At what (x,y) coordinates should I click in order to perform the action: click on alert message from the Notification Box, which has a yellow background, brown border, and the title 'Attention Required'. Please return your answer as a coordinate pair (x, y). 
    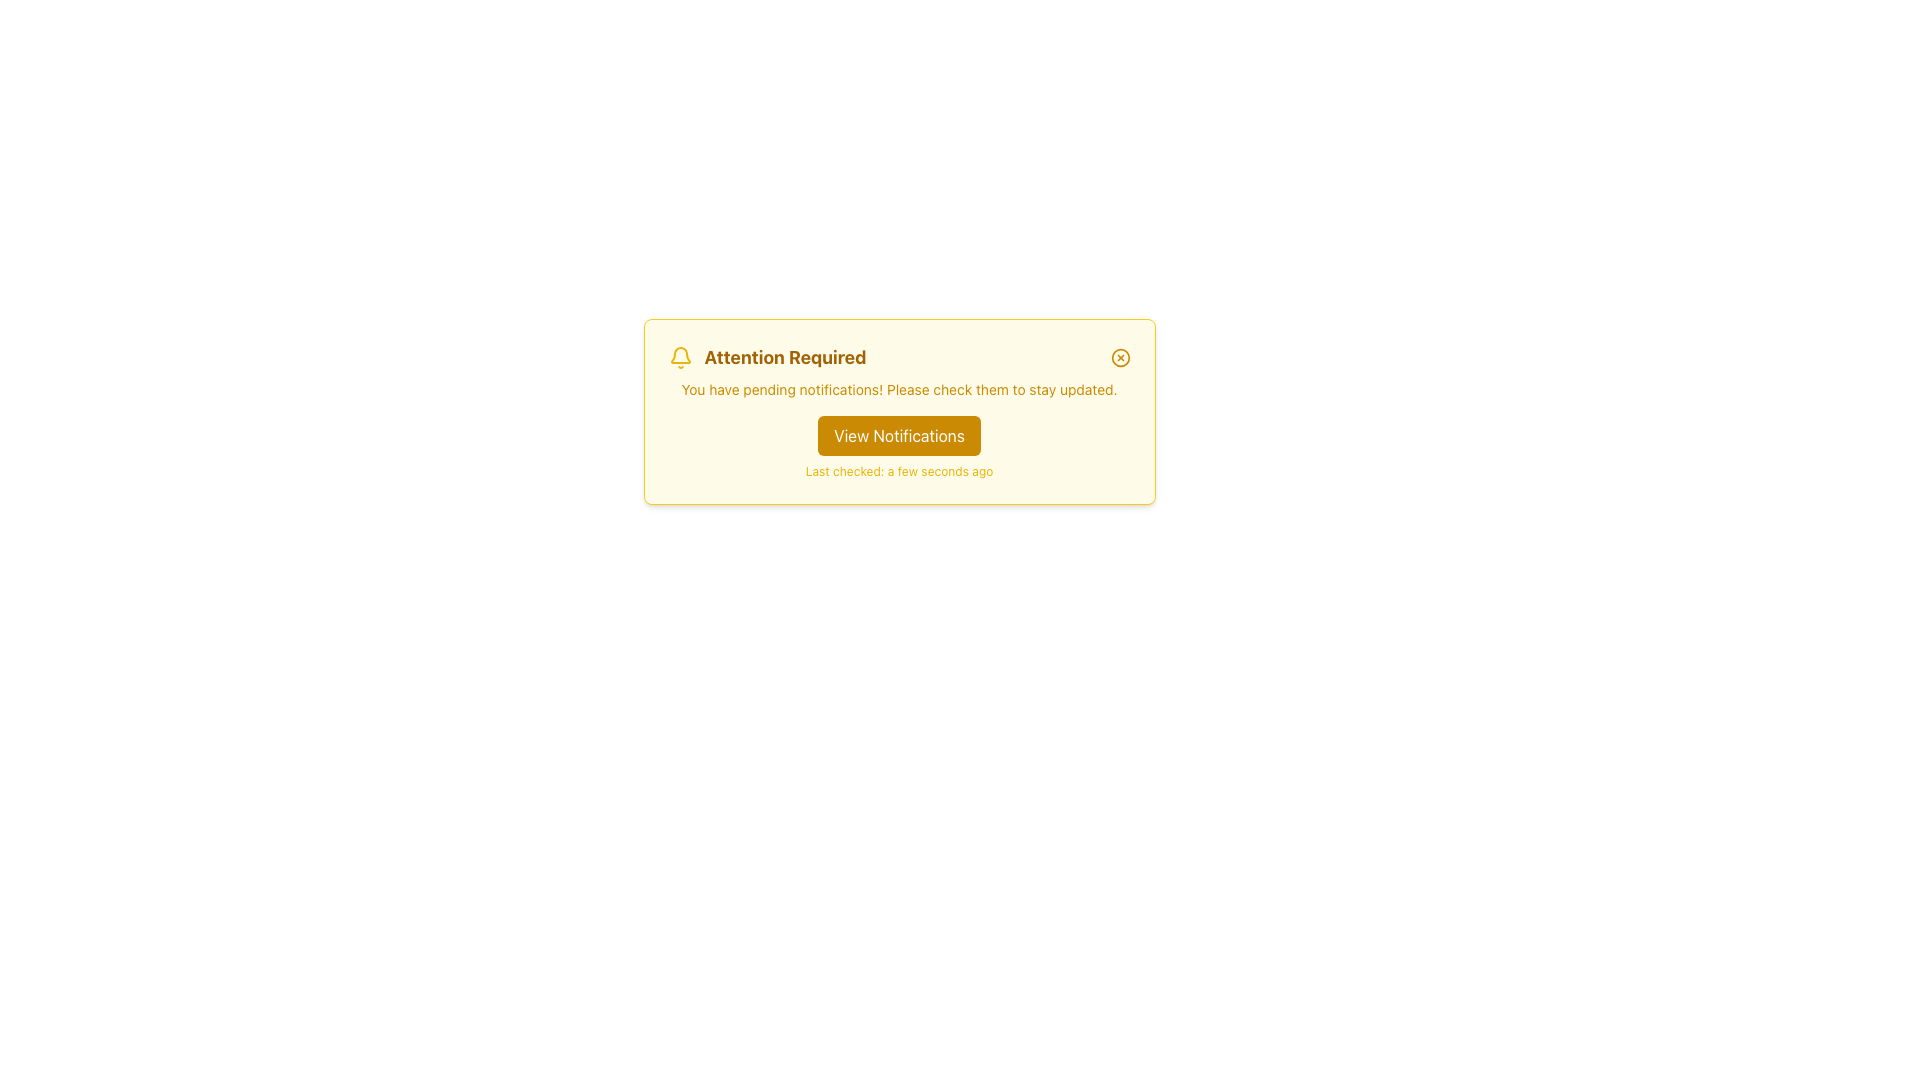
    Looking at the image, I should click on (898, 411).